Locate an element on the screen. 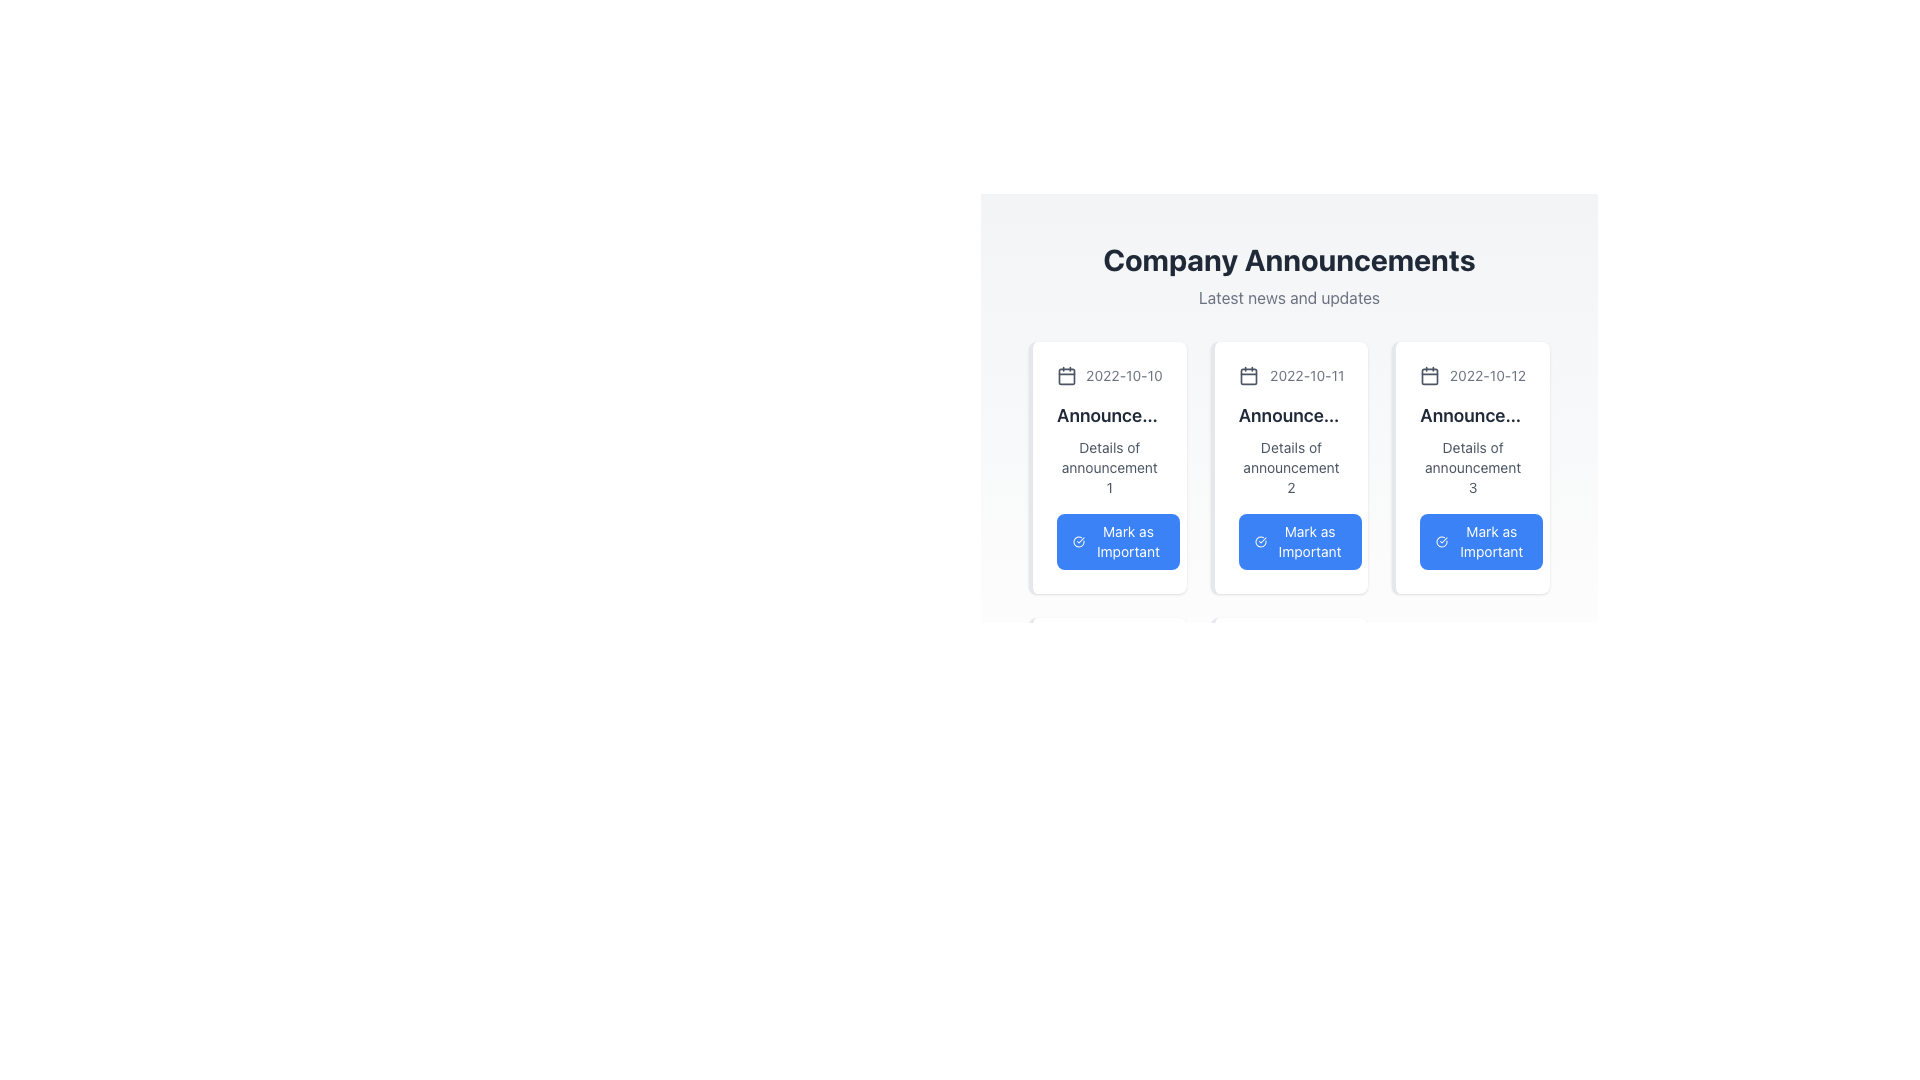  the title text element of the announcement, which is located in the third card from the left, positioned below the date '2022-10-12' and above the details text and button is located at coordinates (1473, 415).